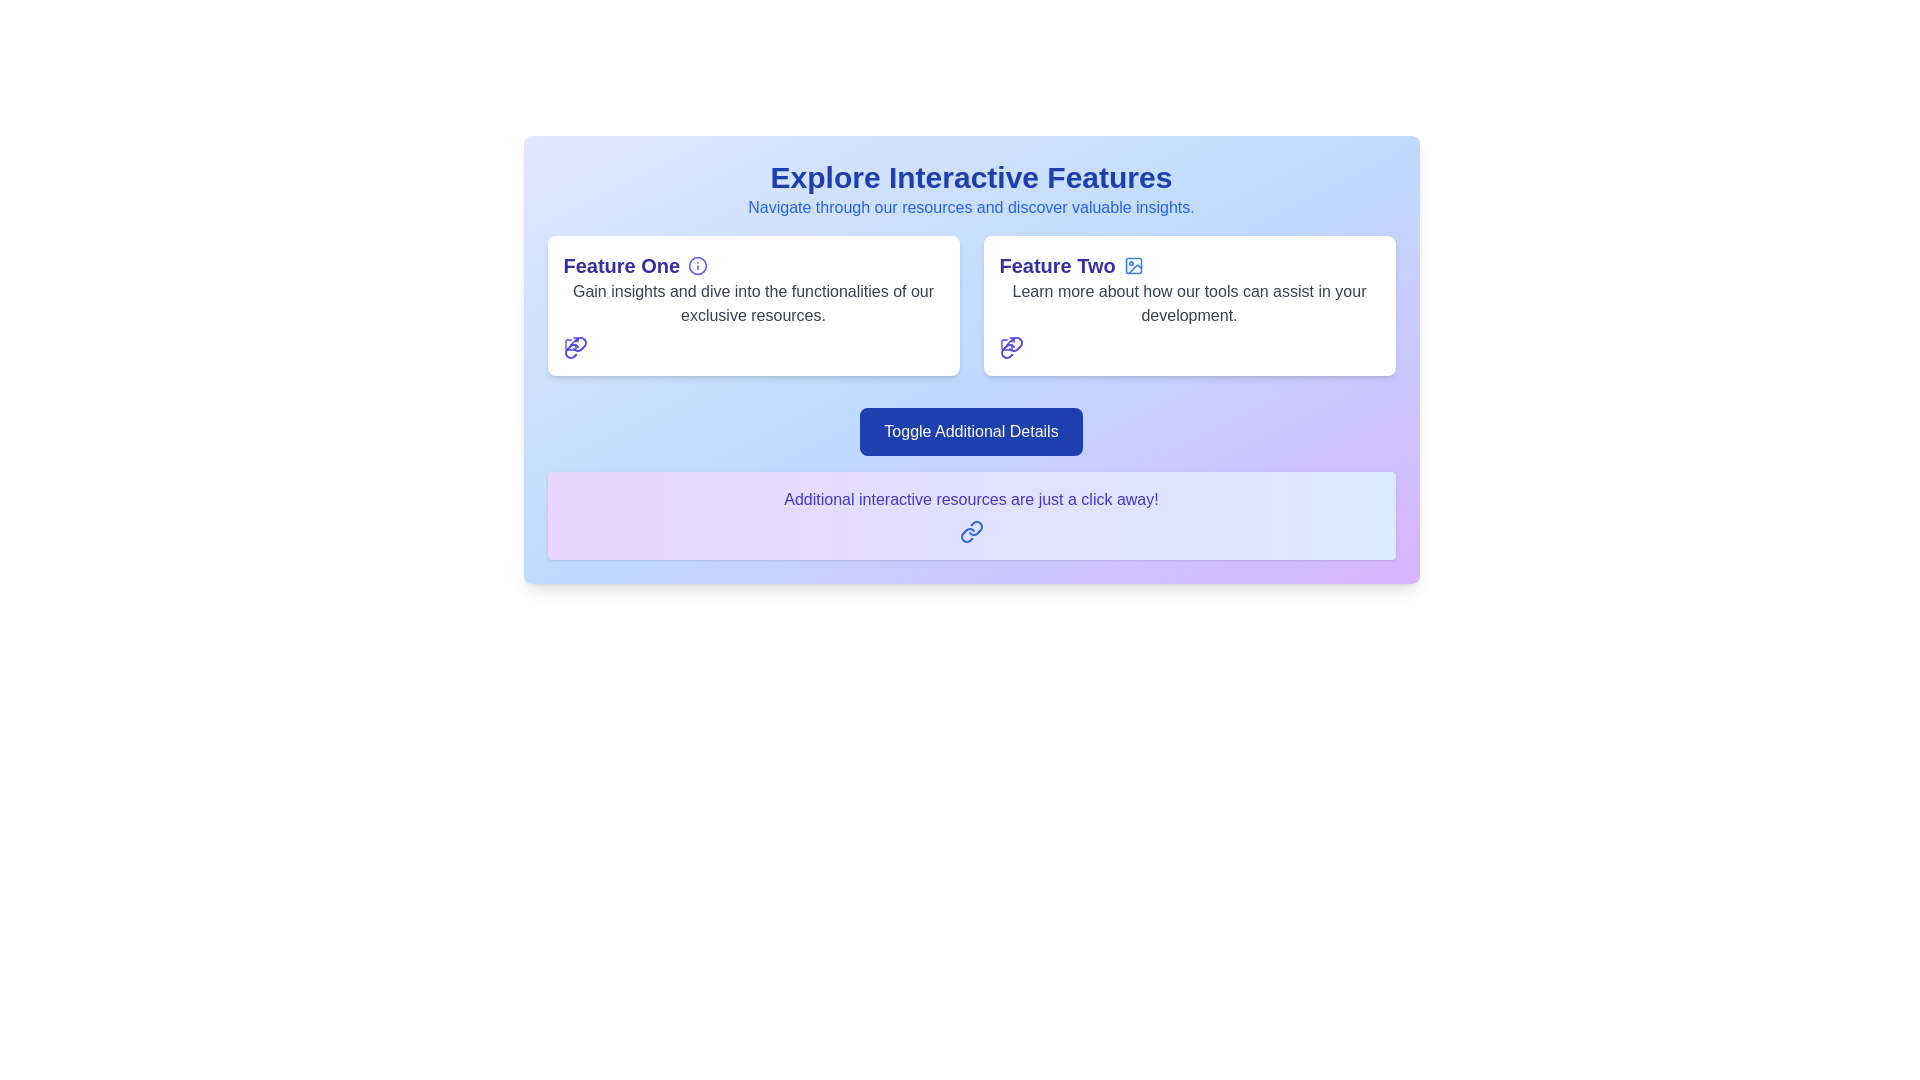  I want to click on the static text component that serves as a descriptive subtitle positioned directly below the 'Explore Interactive Features' heading, so click(971, 208).